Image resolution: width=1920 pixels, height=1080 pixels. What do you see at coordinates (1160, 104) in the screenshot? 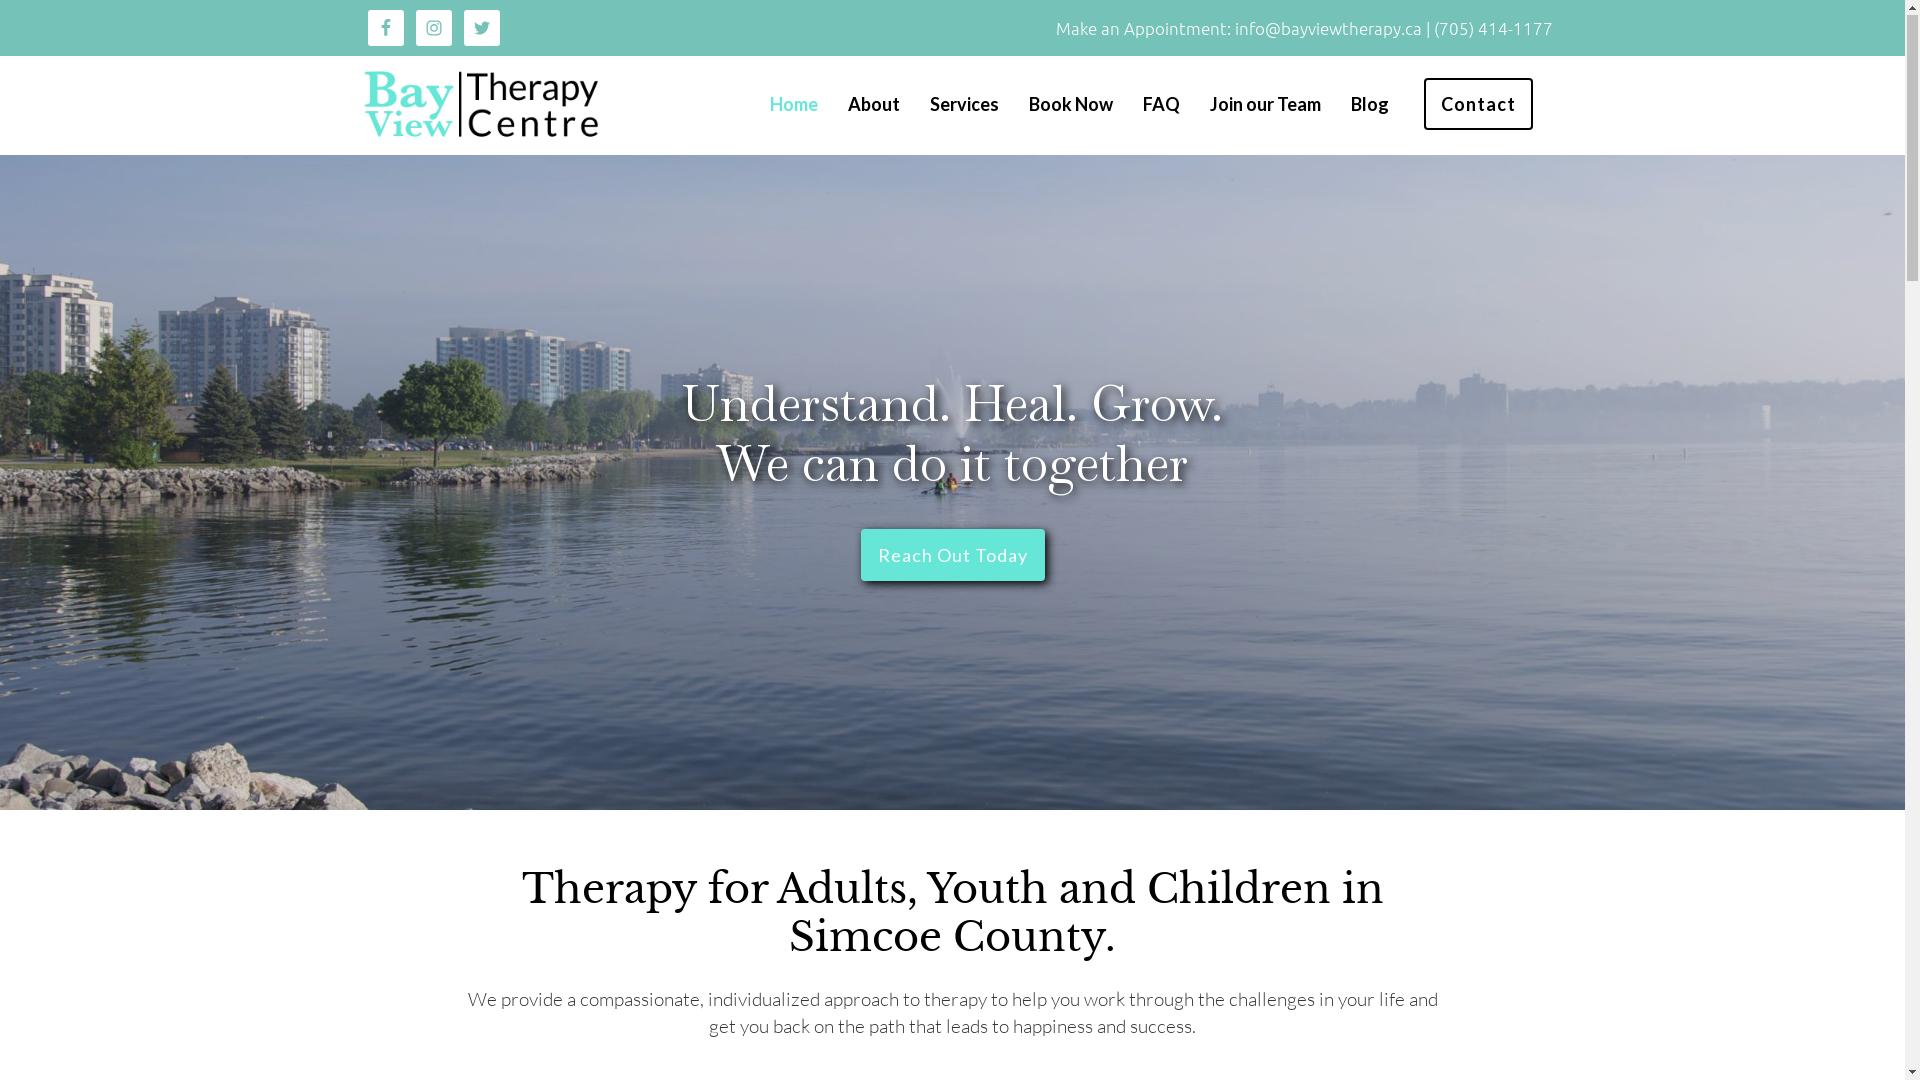
I see `'FAQ'` at bounding box center [1160, 104].